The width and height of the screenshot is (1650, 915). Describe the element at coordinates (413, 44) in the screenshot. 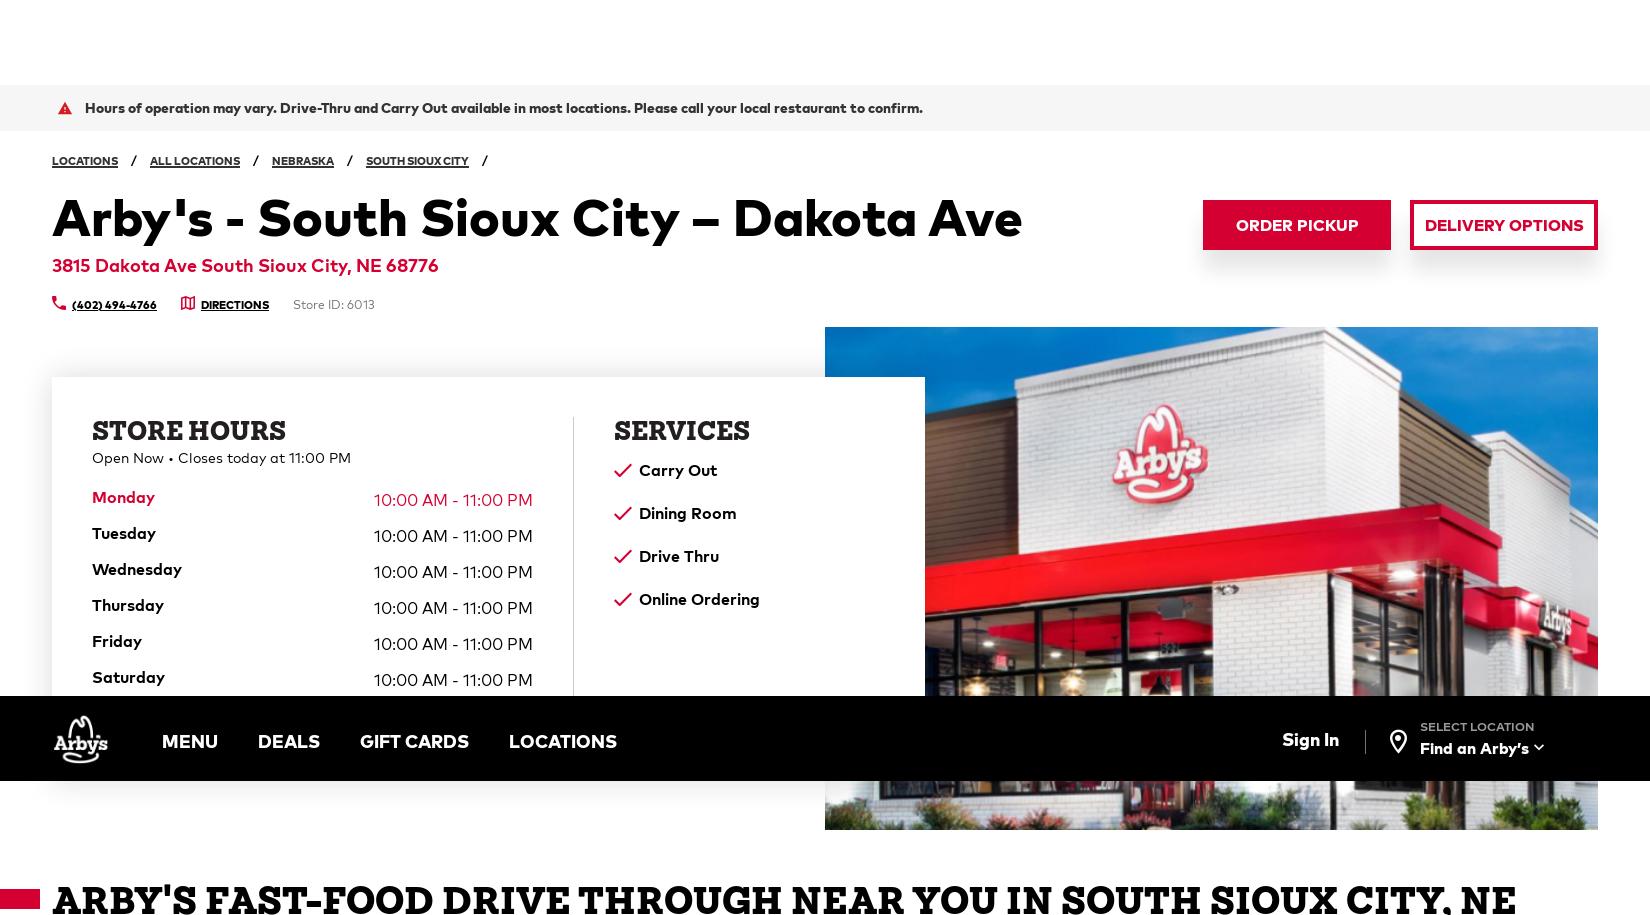

I see `'GIFT CARDS'` at that location.